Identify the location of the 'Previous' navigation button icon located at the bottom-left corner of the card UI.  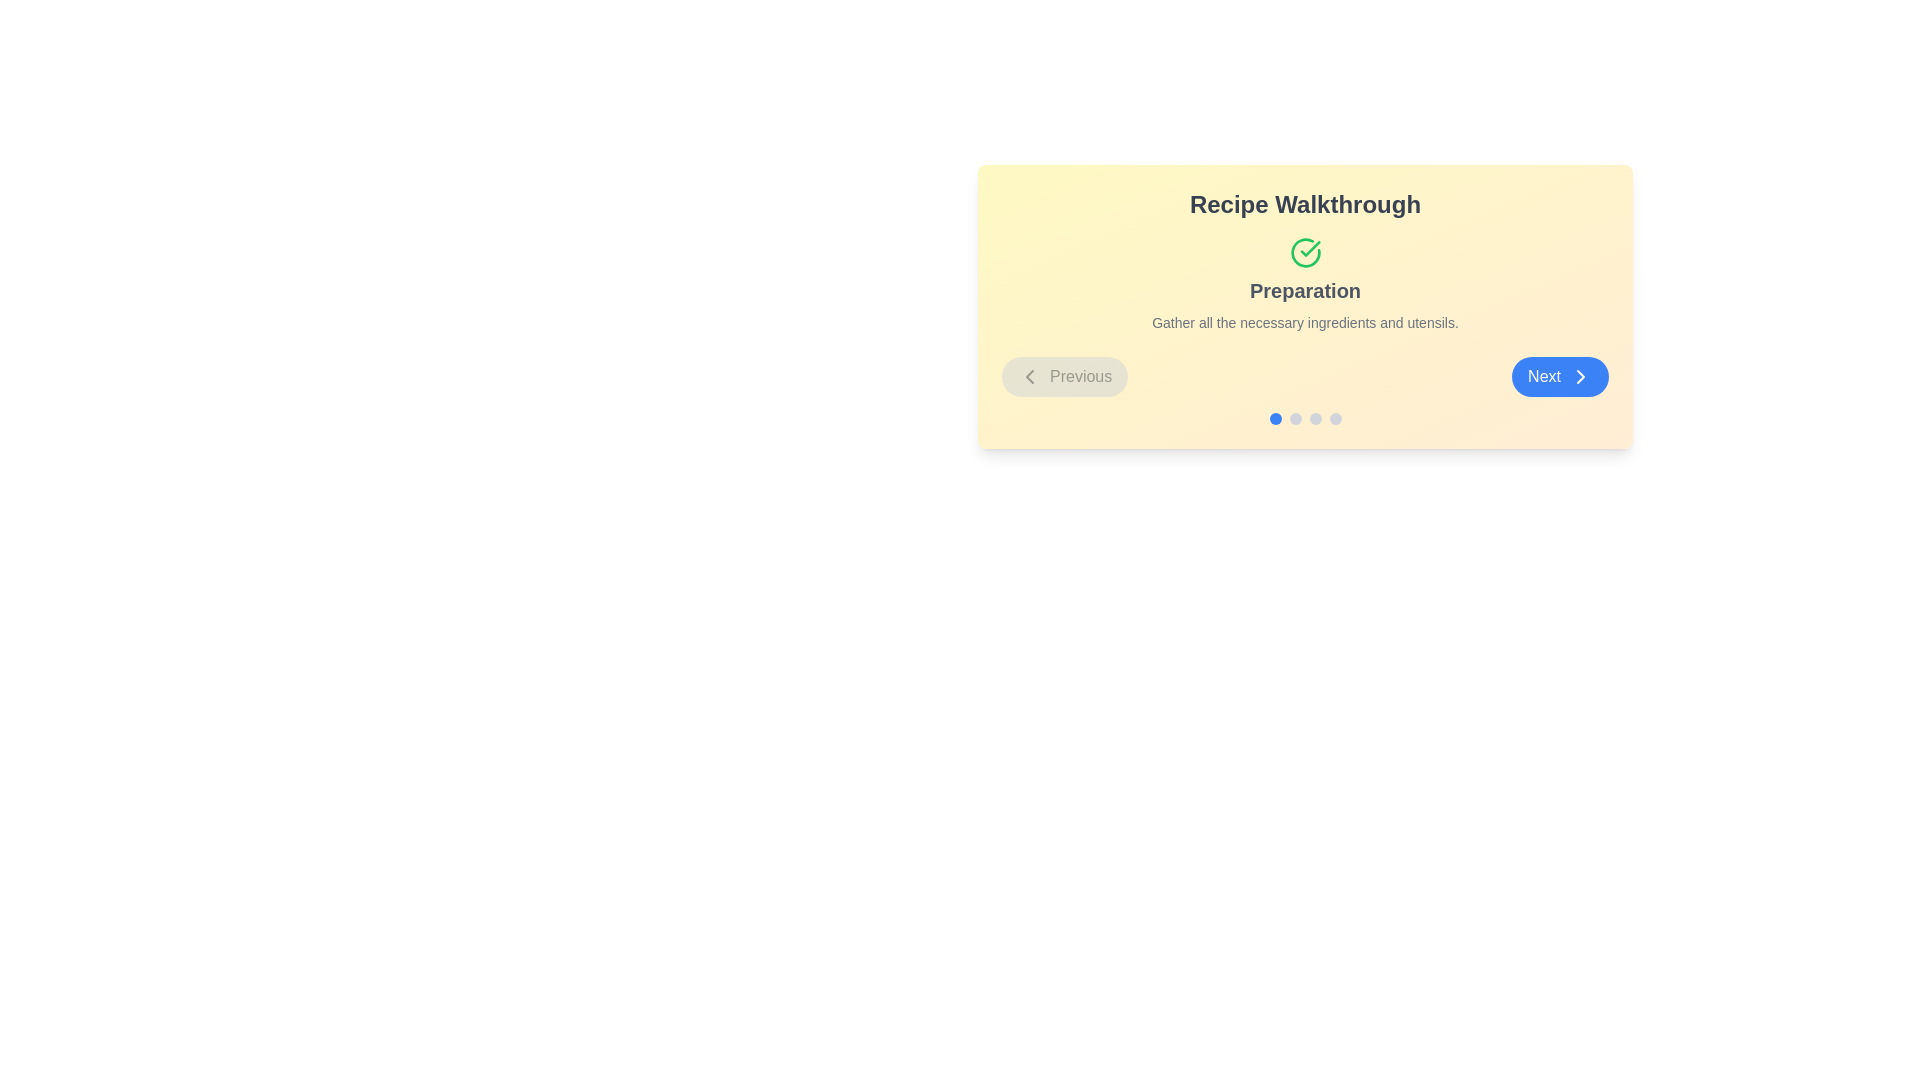
(1030, 377).